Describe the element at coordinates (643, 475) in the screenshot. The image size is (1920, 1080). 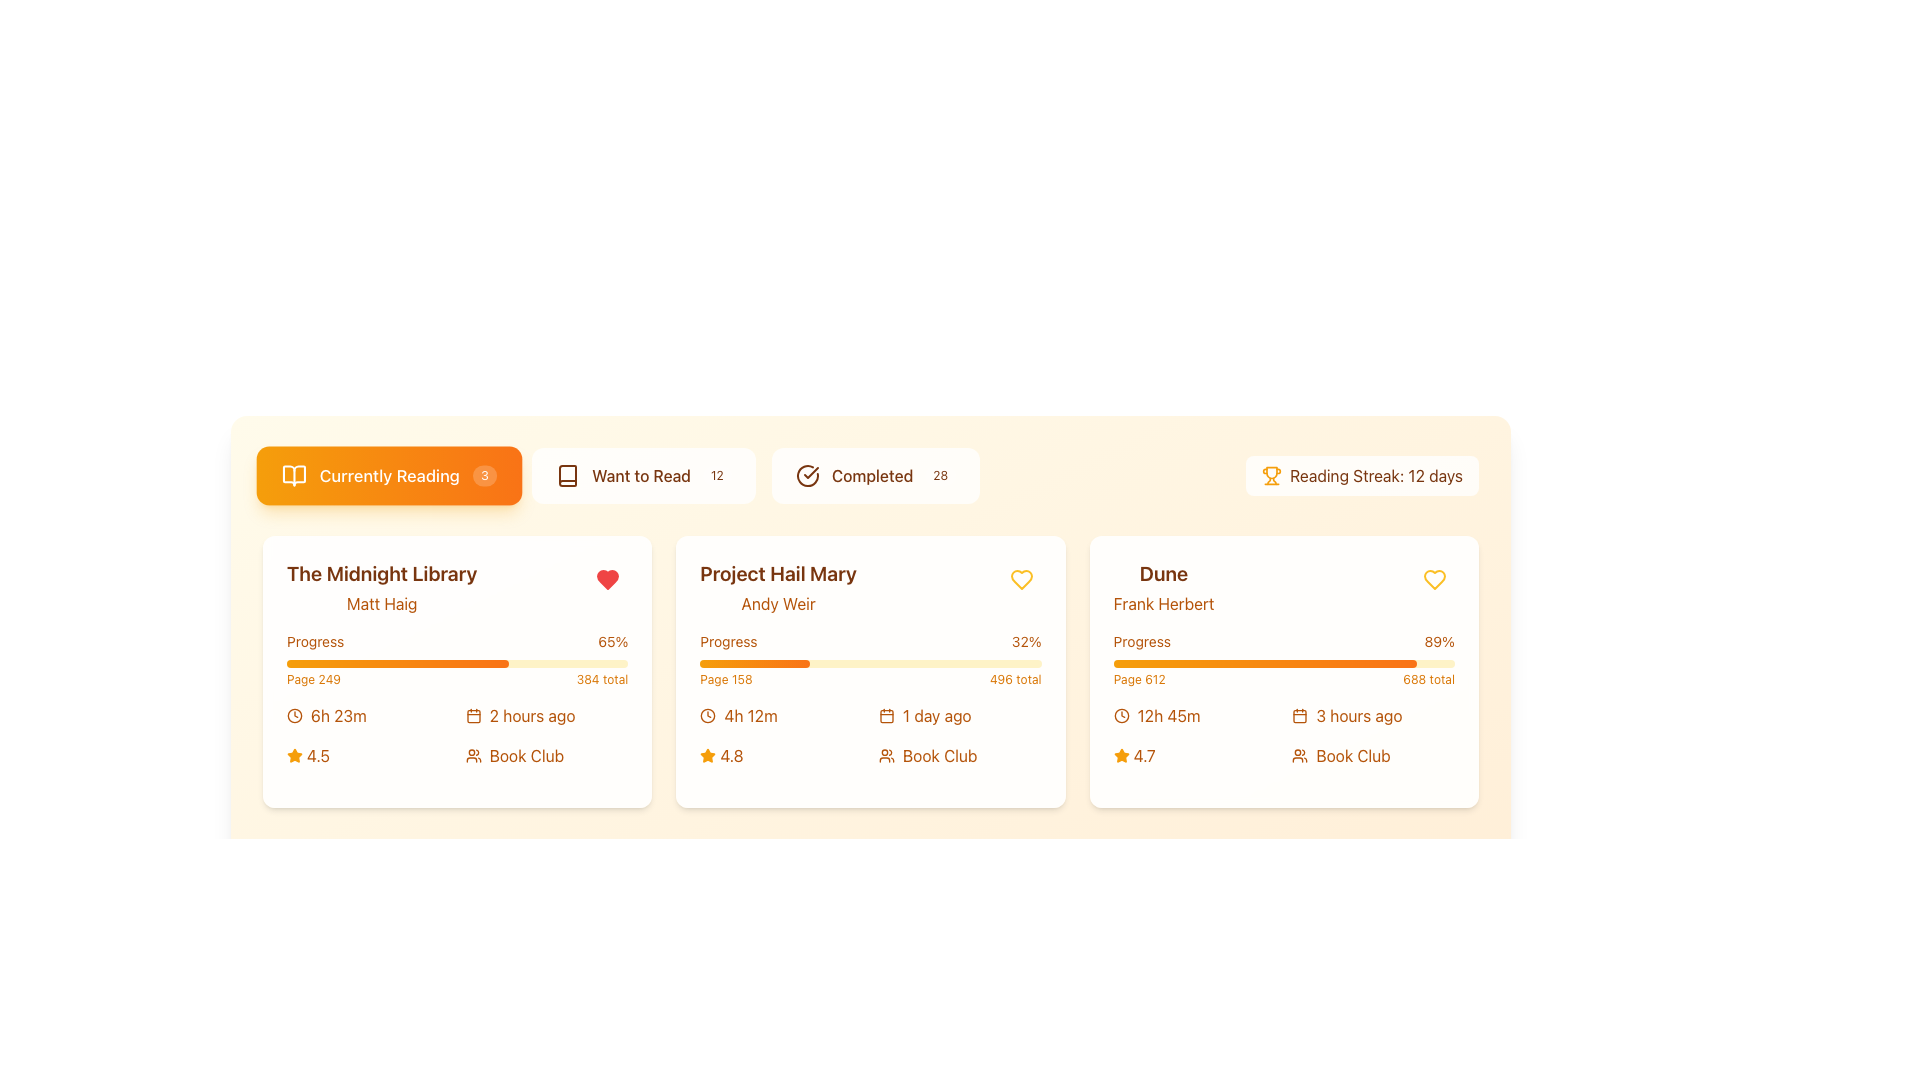
I see `the 'Want to Read' button` at that location.